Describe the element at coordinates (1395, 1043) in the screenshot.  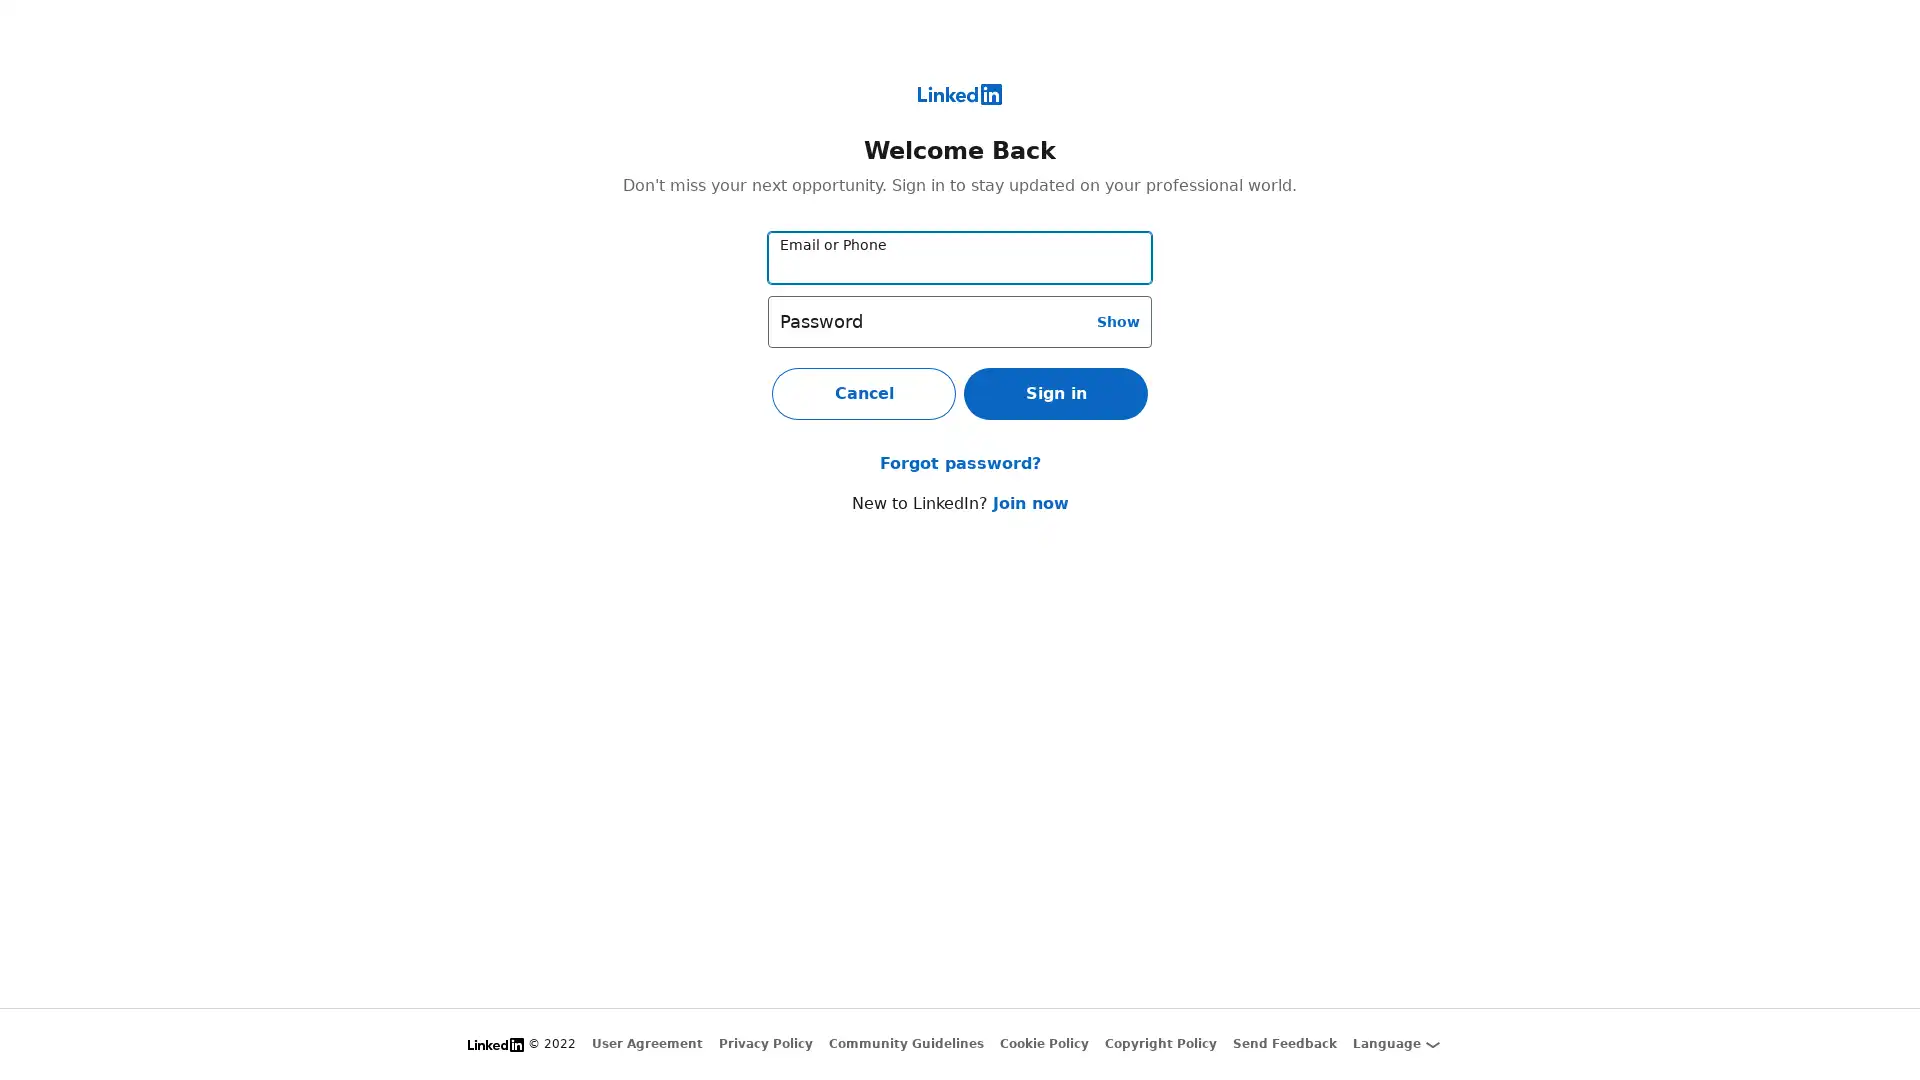
I see `Language` at that location.